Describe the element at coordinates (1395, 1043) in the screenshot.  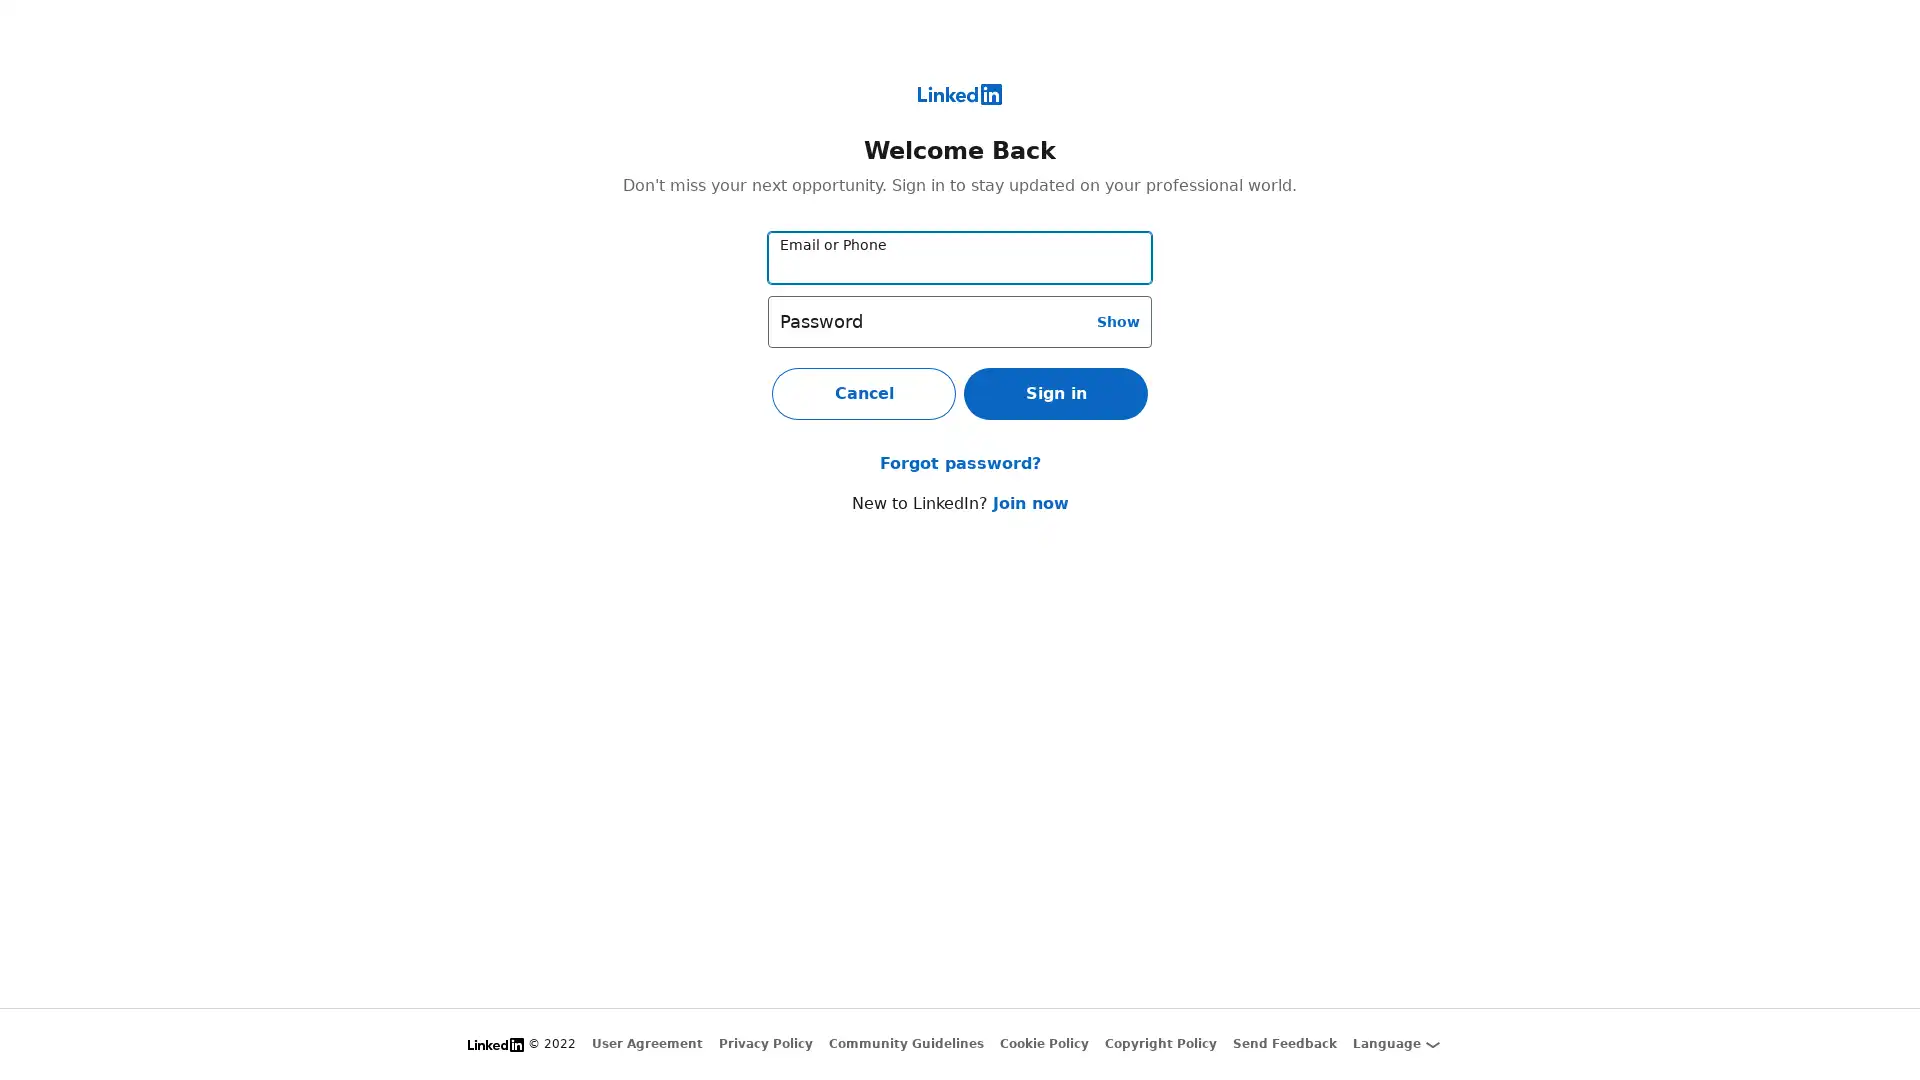
I see `Language` at that location.